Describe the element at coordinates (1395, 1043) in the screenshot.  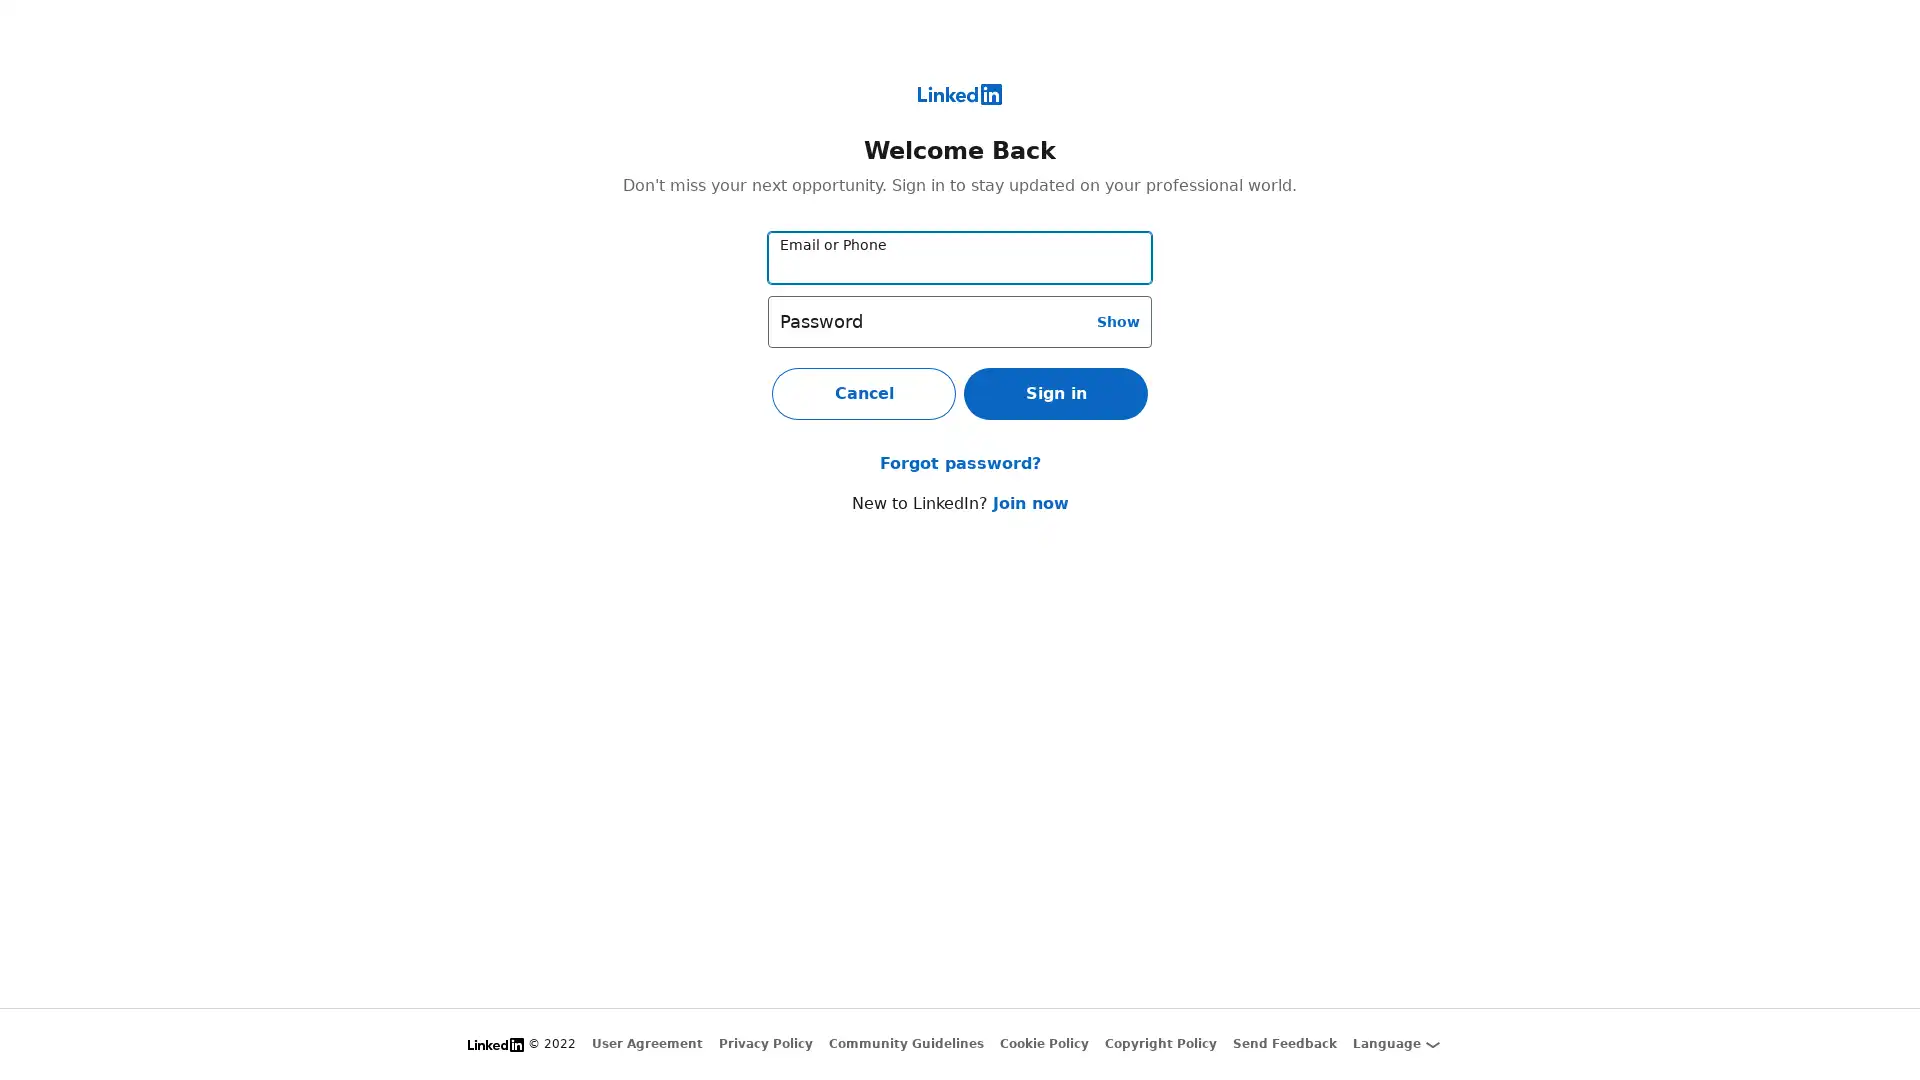
I see `Language` at that location.